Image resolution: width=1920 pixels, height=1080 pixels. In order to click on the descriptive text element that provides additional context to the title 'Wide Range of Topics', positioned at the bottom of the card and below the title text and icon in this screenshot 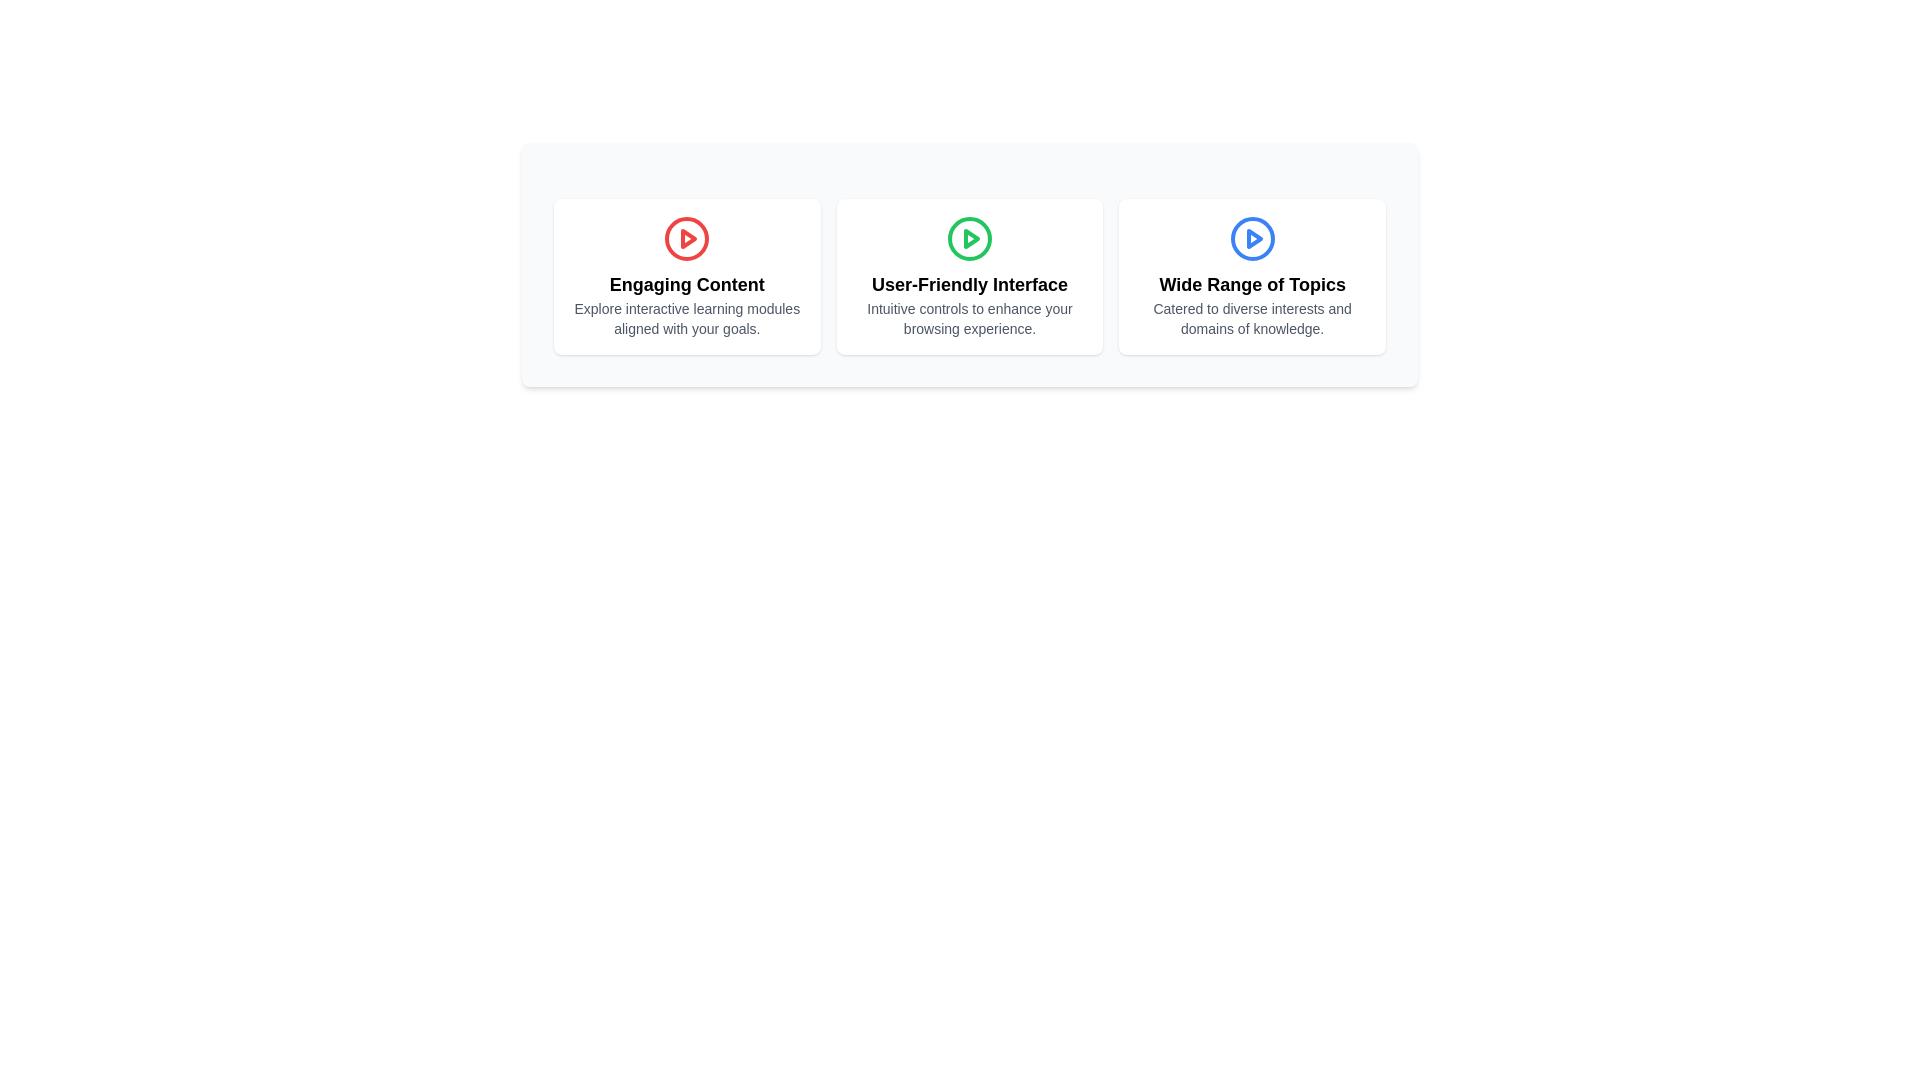, I will do `click(1251, 318)`.